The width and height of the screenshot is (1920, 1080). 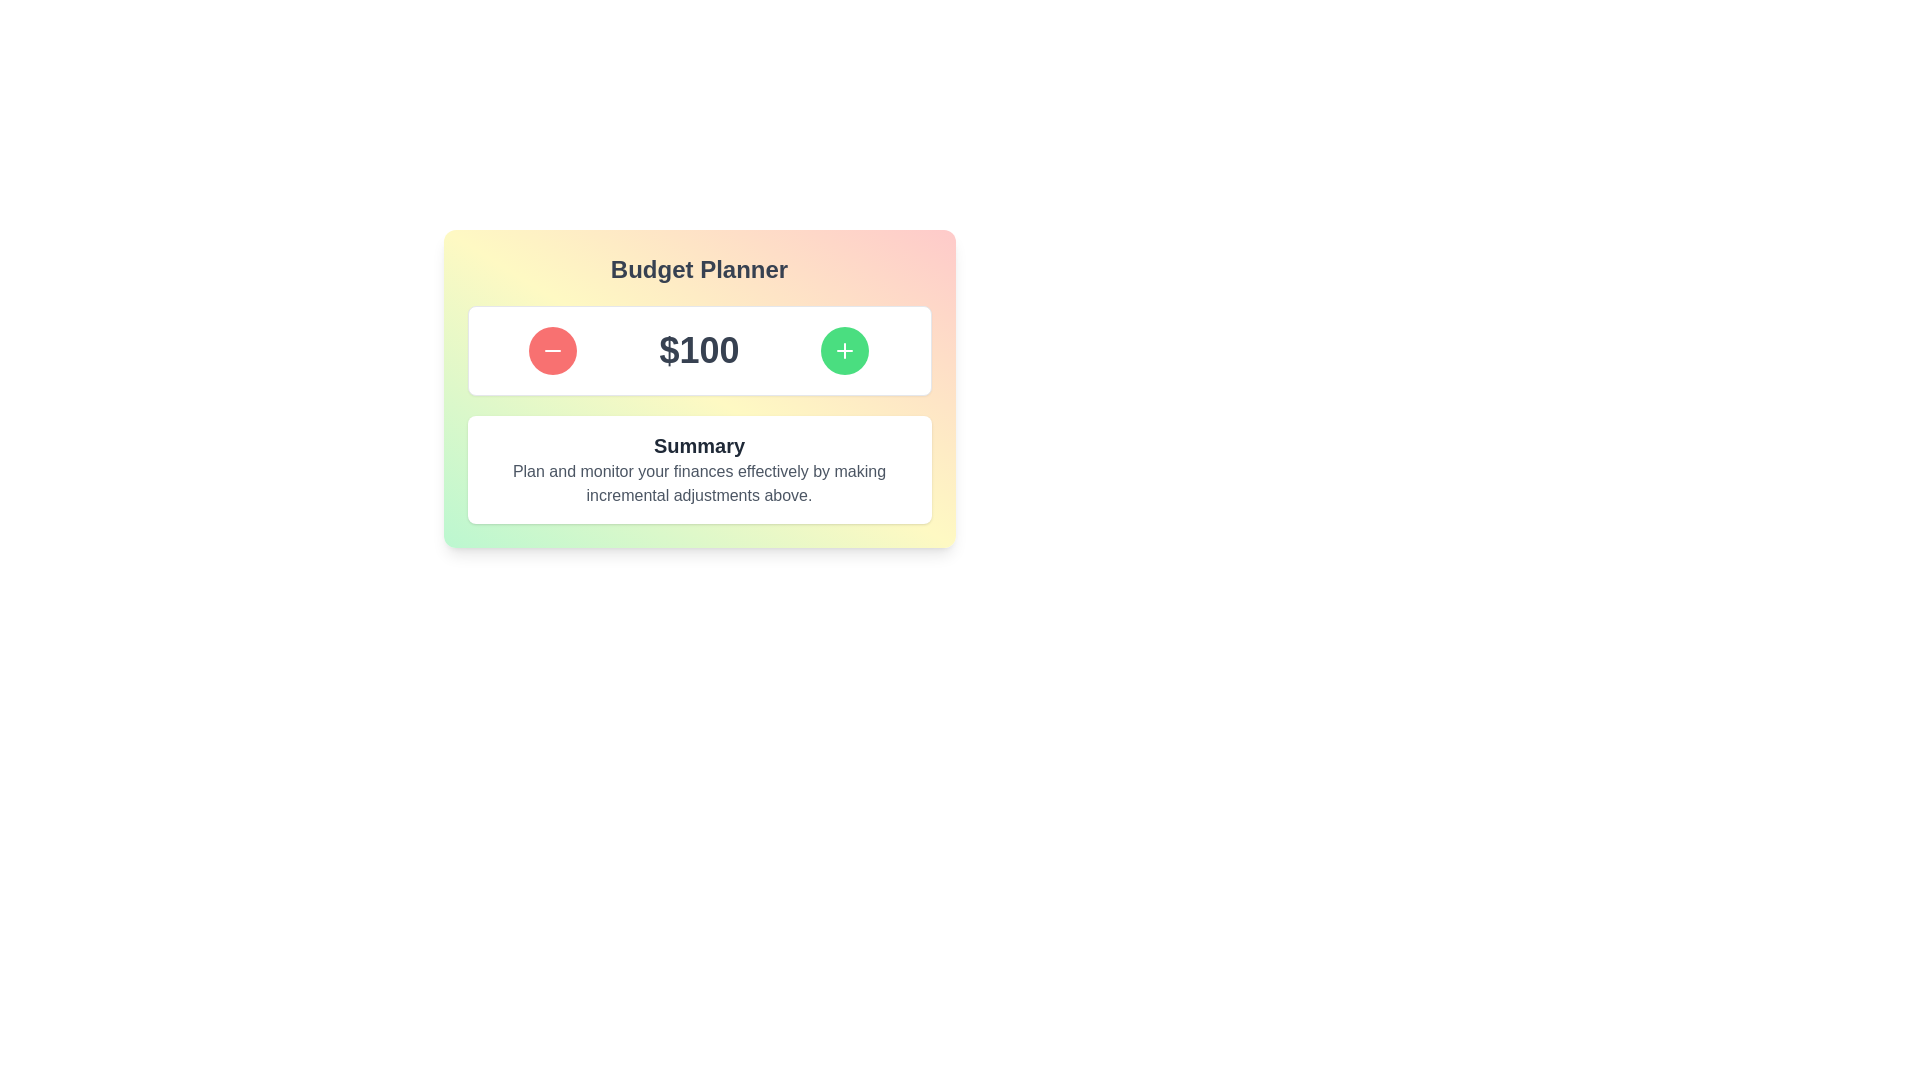 I want to click on descriptive text content located within the white card below the bold headline 'Summary', which focuses on financial planning, so click(x=699, y=483).